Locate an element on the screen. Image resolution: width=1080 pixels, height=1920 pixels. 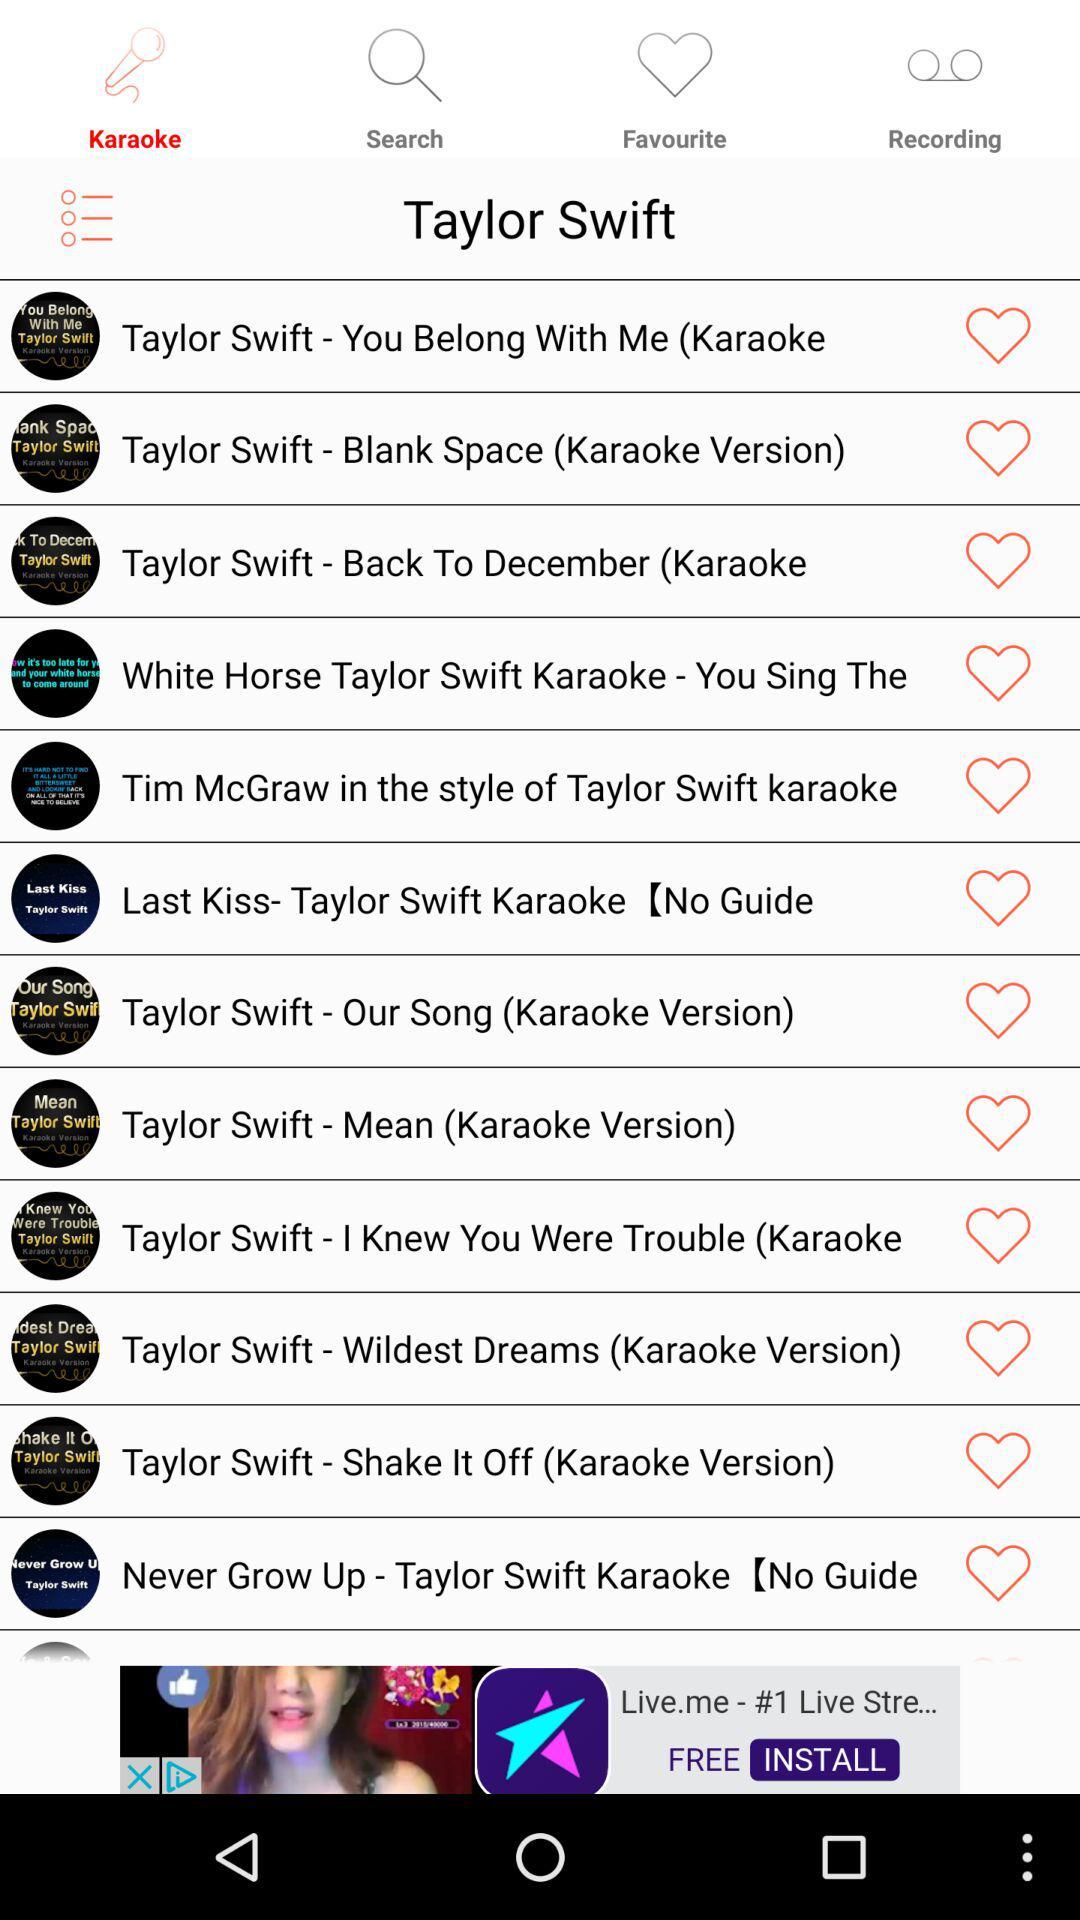
try this app is located at coordinates (540, 1727).